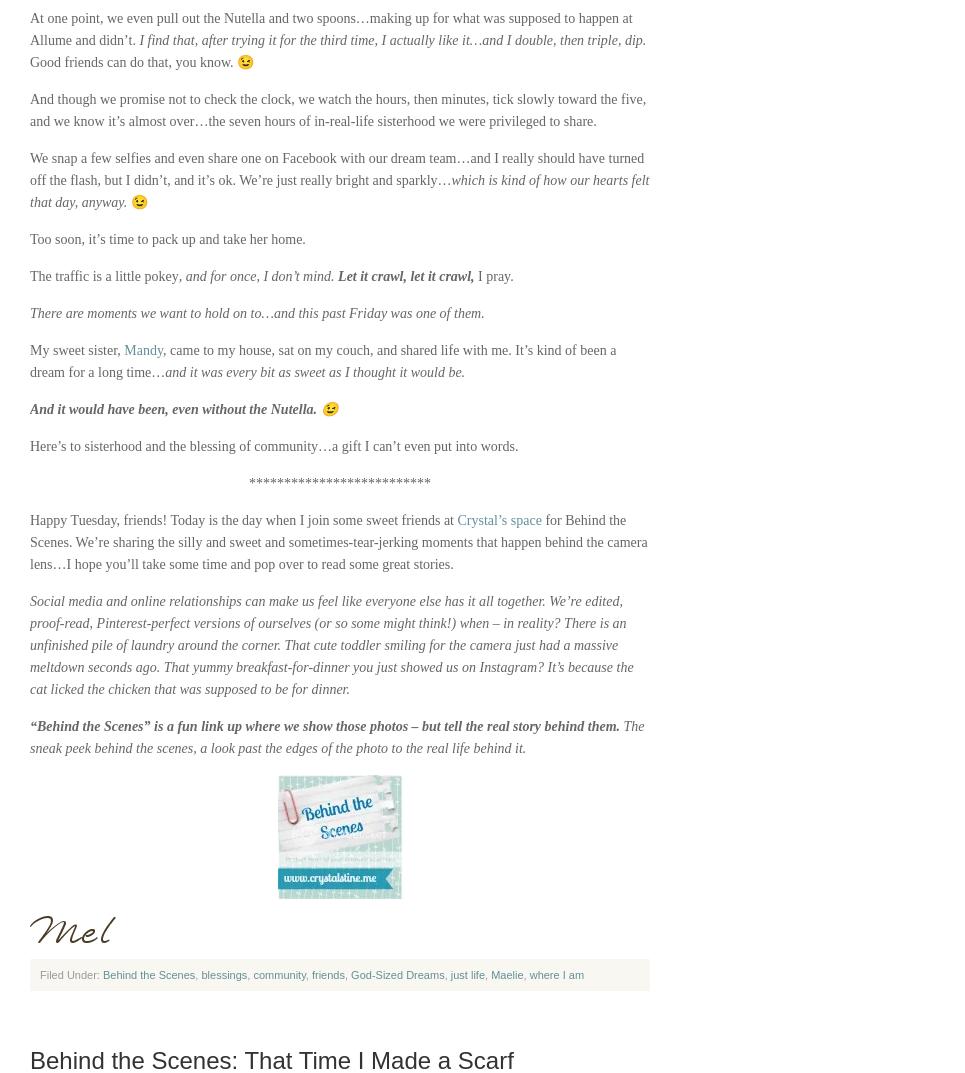  Describe the element at coordinates (166, 238) in the screenshot. I see `'Too soon, it’s time to pack up and take her home.'` at that location.